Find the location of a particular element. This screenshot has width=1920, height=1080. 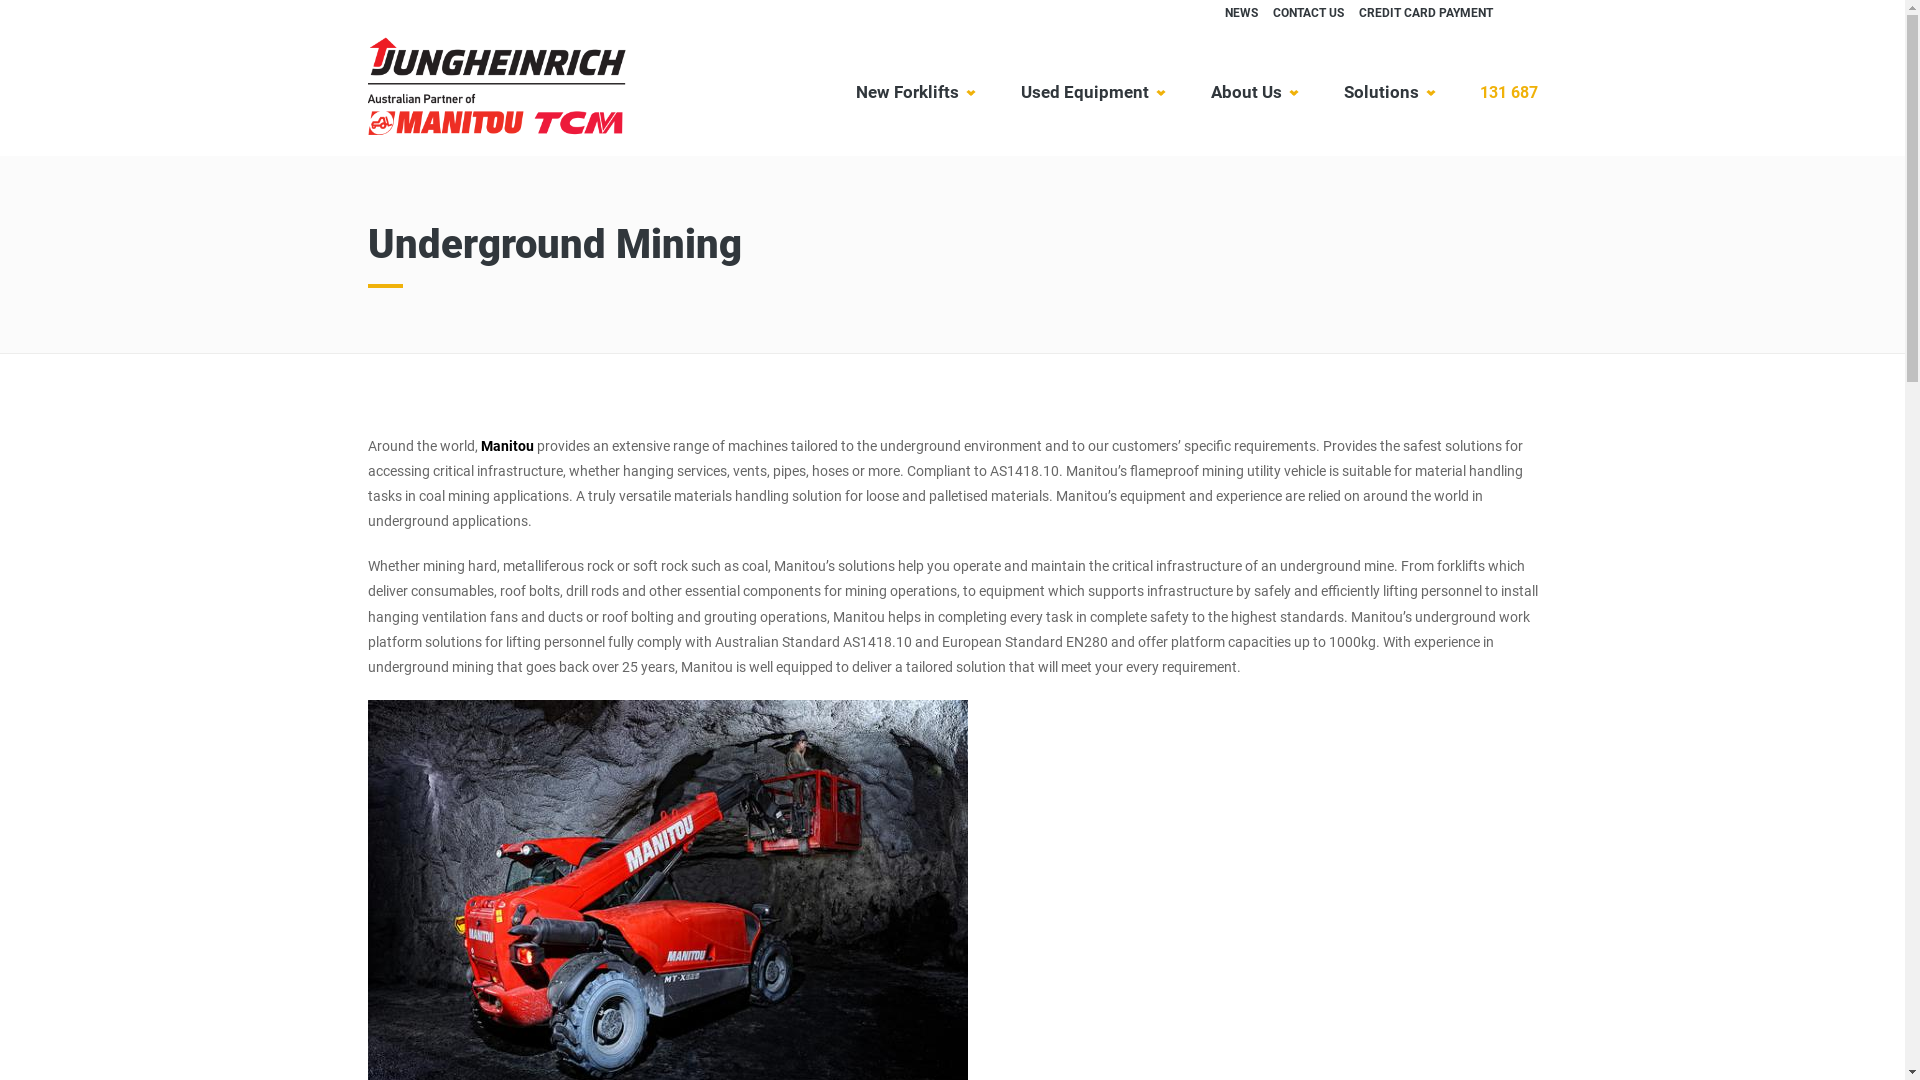

'New Forklifts' is located at coordinates (914, 92).